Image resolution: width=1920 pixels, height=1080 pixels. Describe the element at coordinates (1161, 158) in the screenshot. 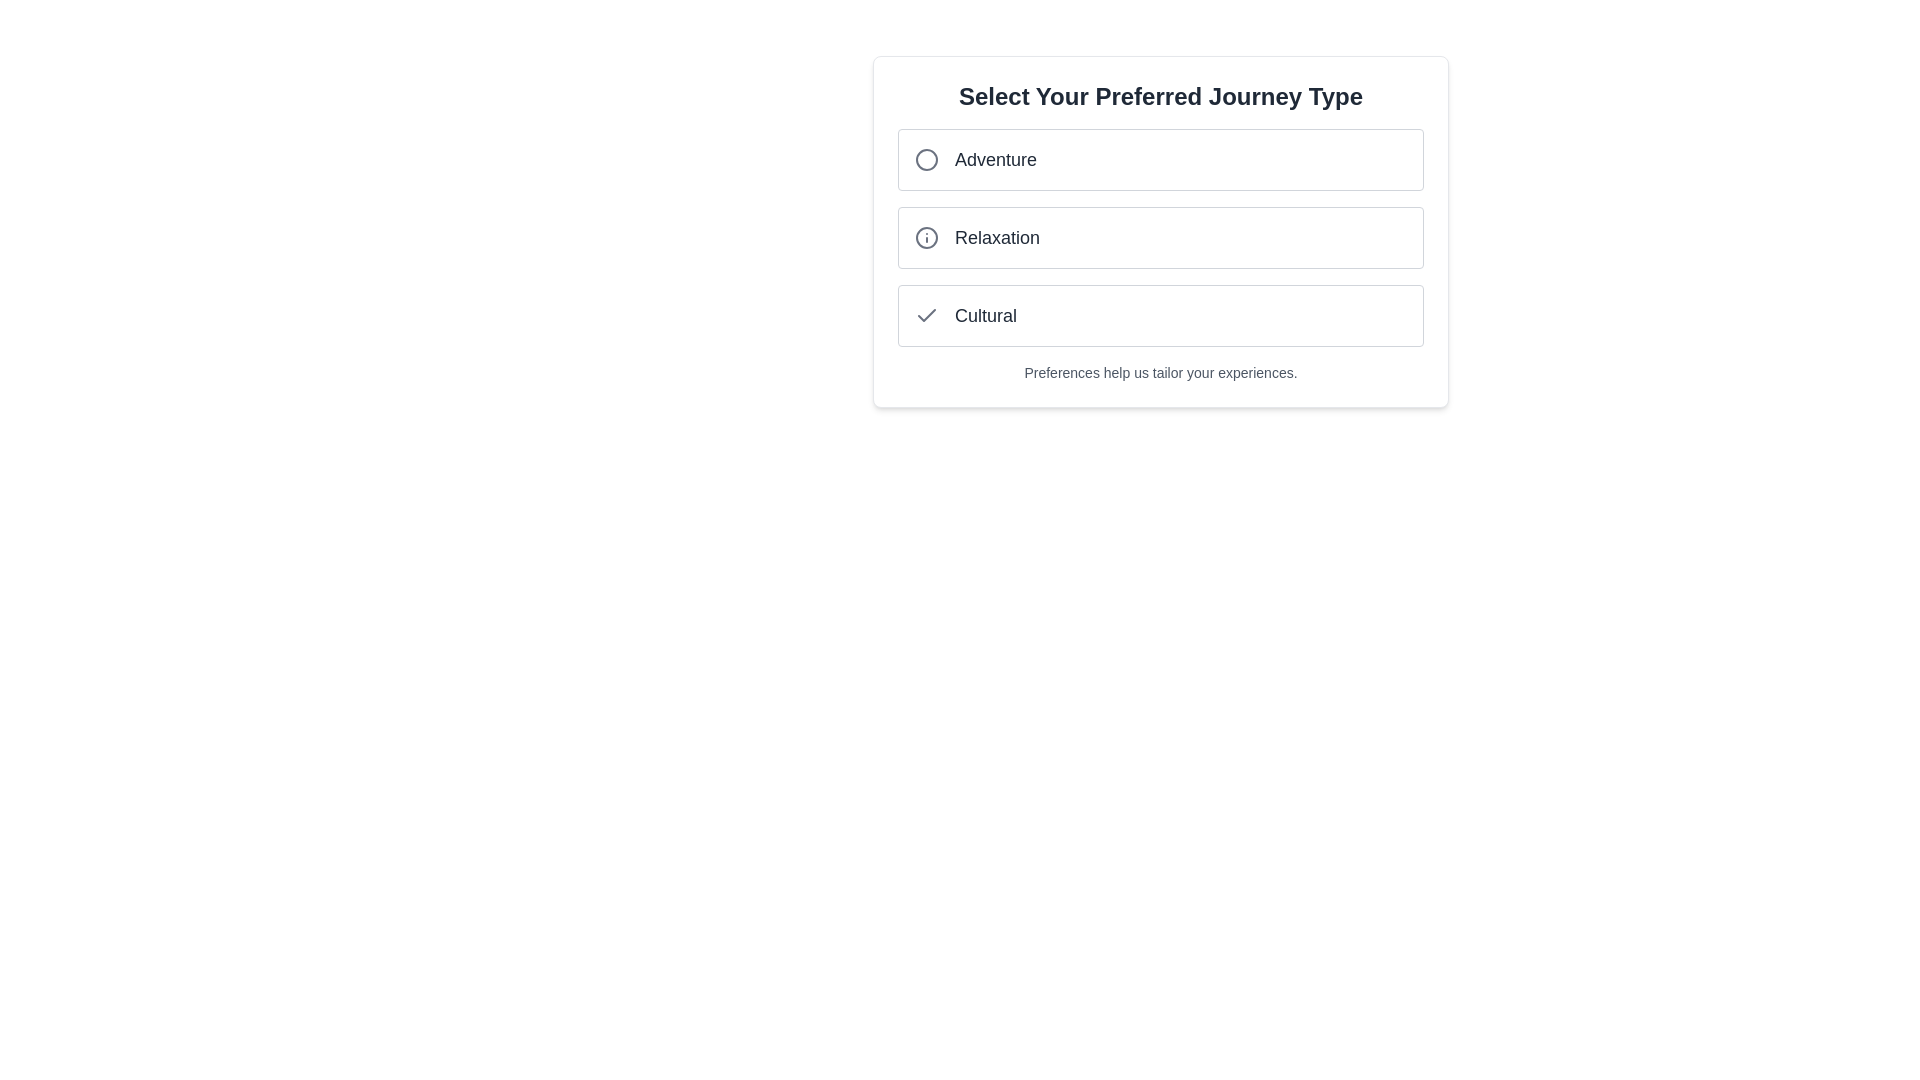

I see `to select the 'Adventure' option in the list of journey types, which is the first item in the vertical list of three options` at that location.